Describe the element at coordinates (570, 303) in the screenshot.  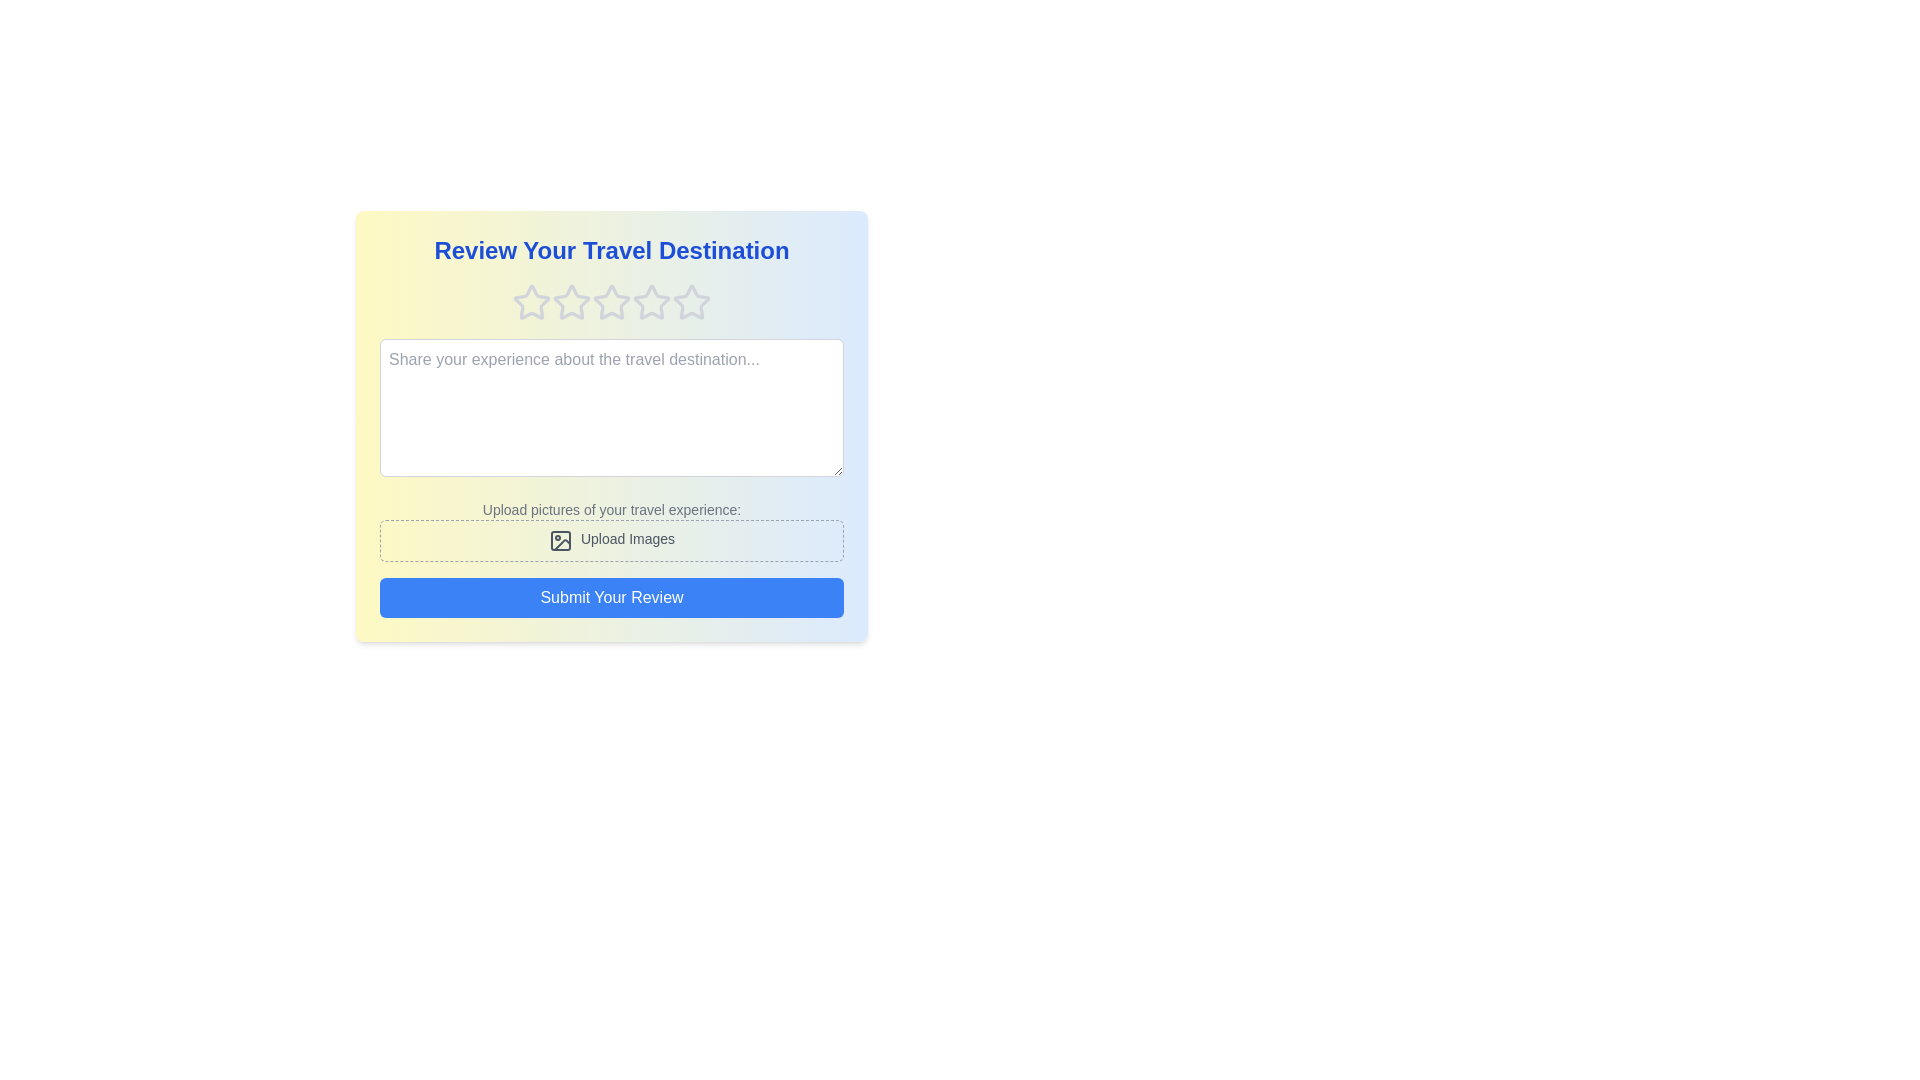
I see `the rating to 2 stars by clicking on the corresponding star icon` at that location.